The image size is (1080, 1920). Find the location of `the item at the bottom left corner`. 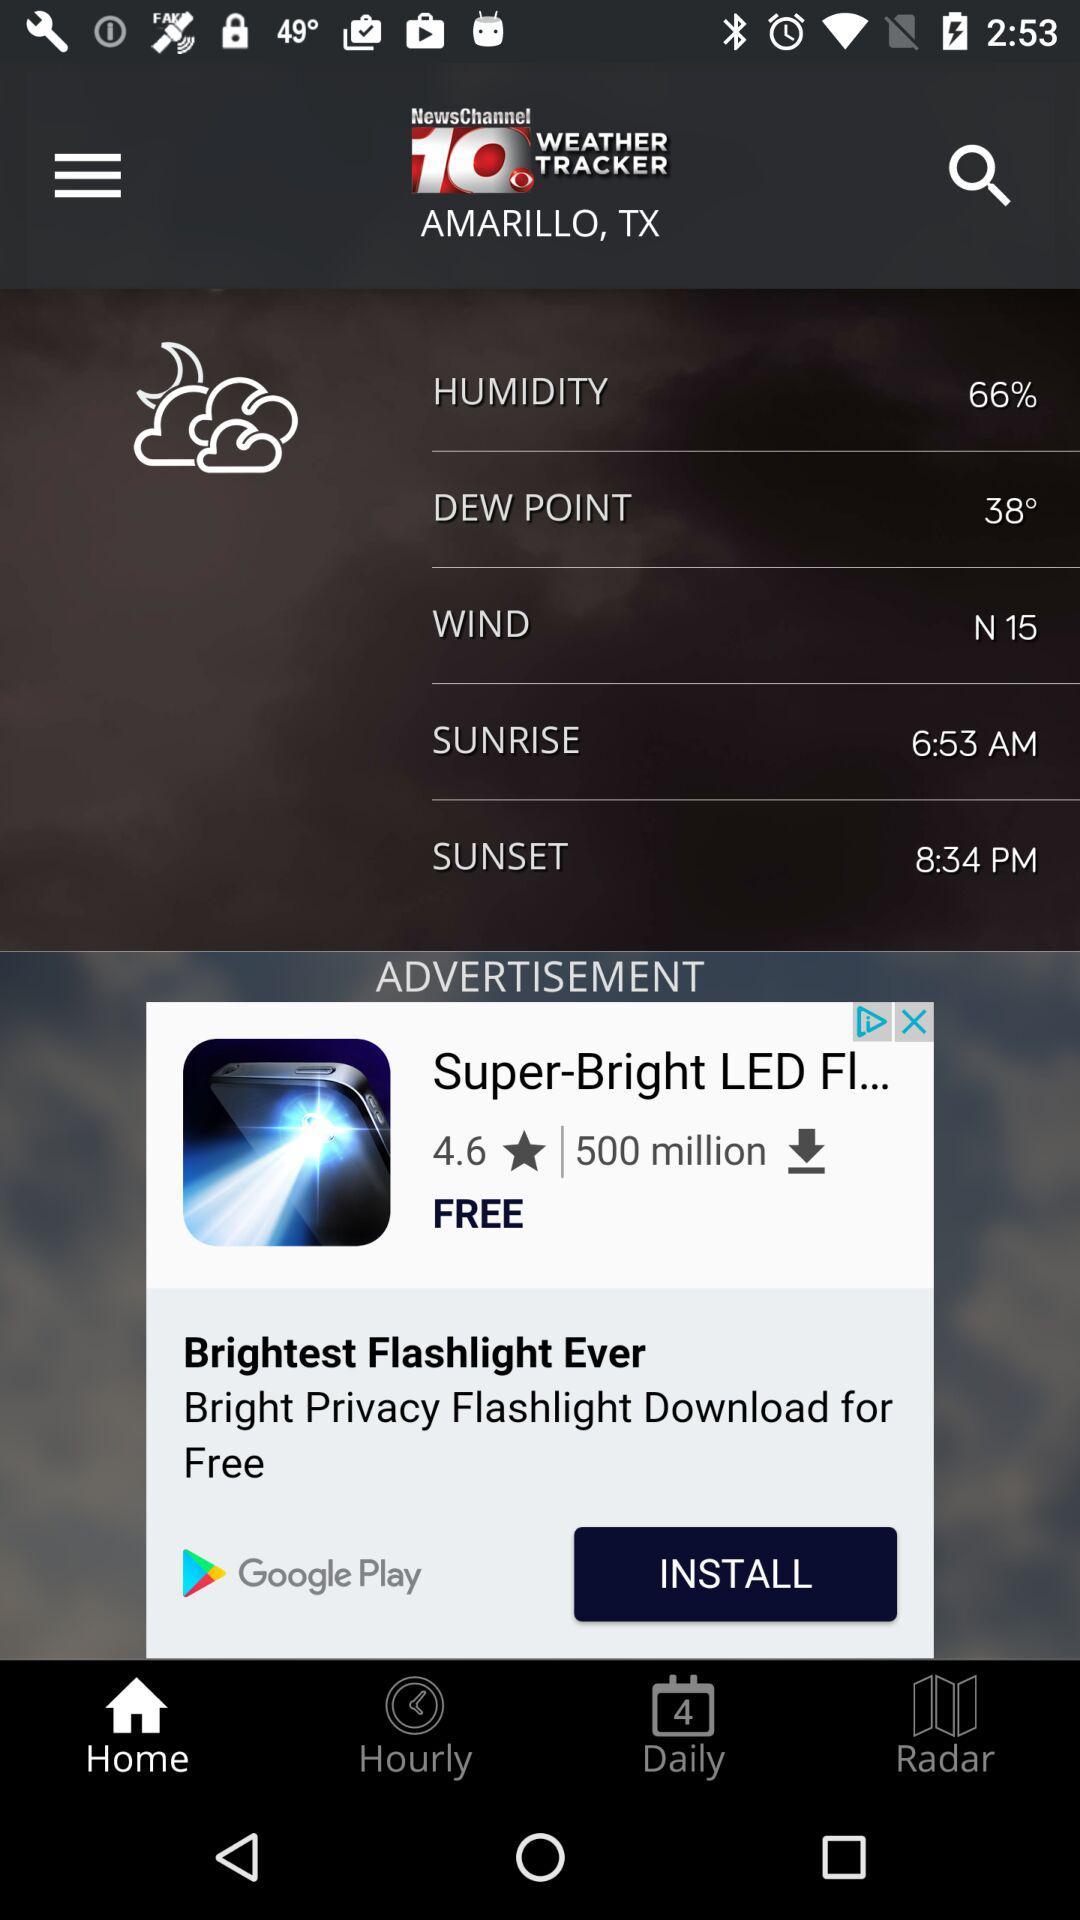

the item at the bottom left corner is located at coordinates (135, 1726).